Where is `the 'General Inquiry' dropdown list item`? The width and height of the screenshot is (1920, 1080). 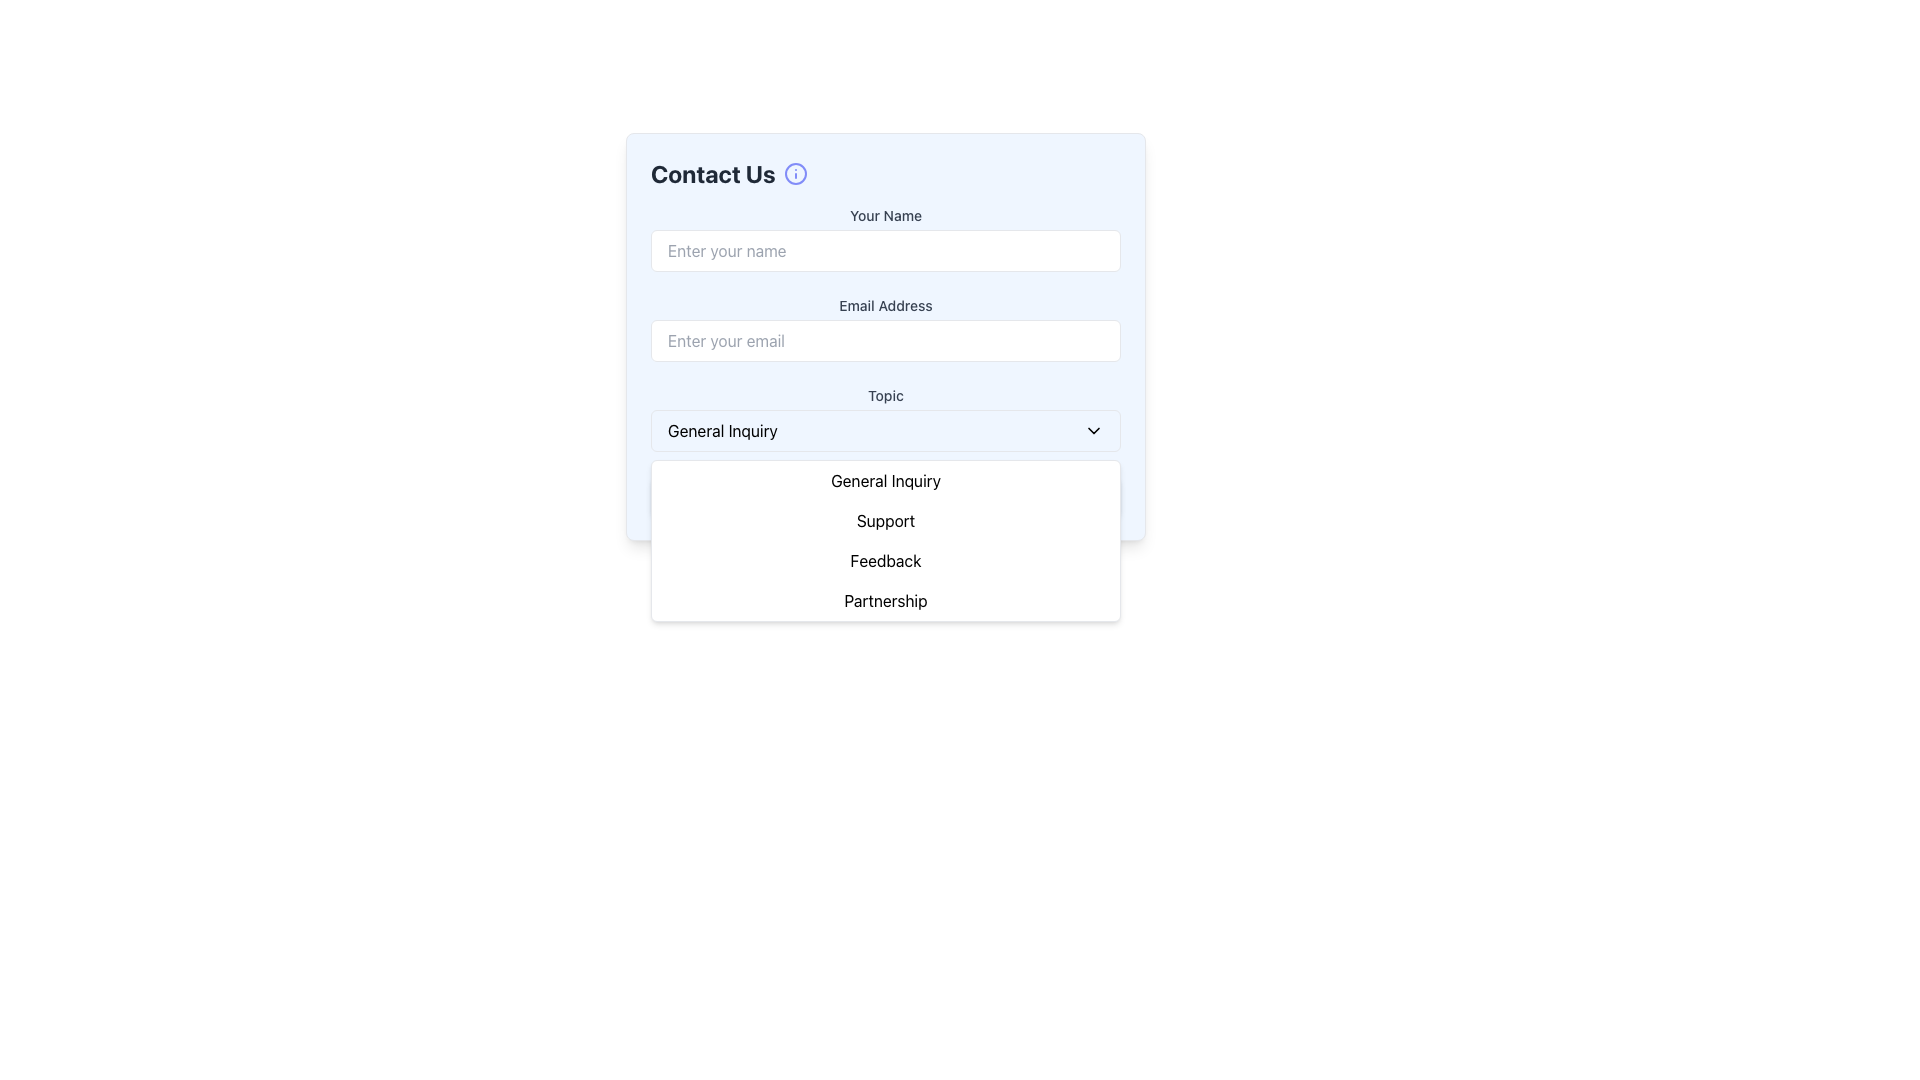 the 'General Inquiry' dropdown list item is located at coordinates (885, 481).